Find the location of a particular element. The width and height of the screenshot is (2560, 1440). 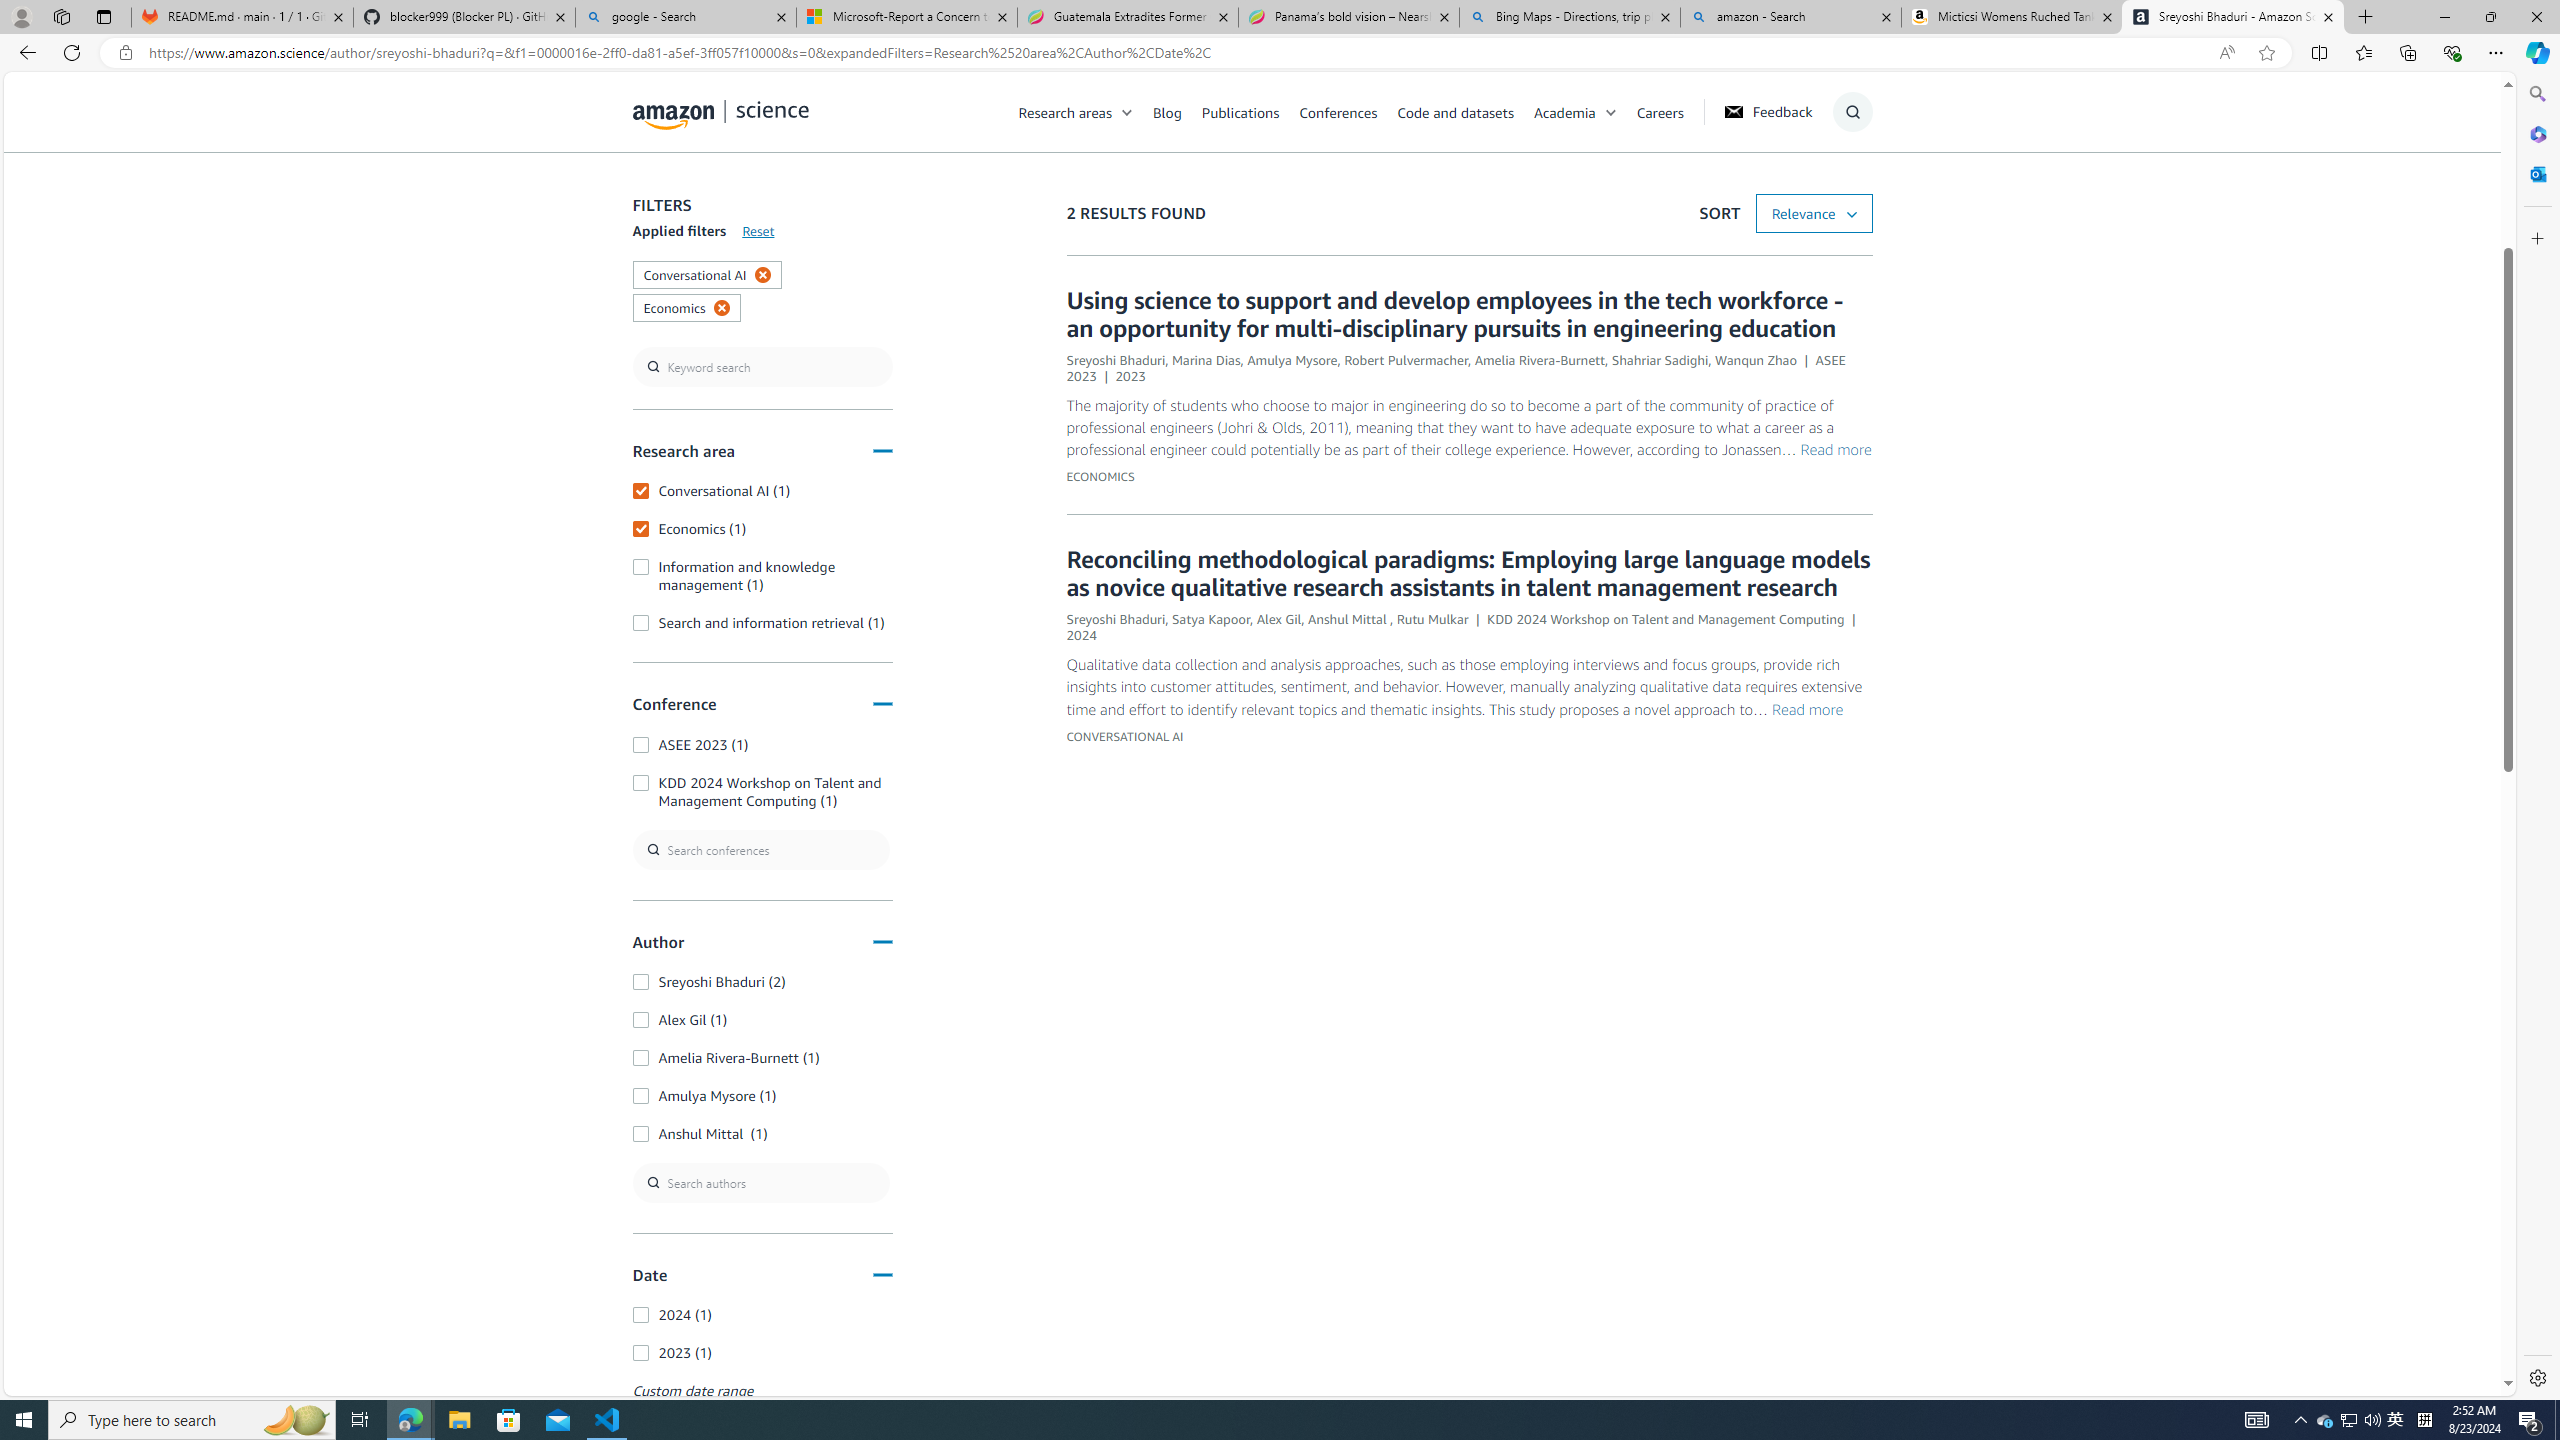

'Research areas' is located at coordinates (1085, 111).